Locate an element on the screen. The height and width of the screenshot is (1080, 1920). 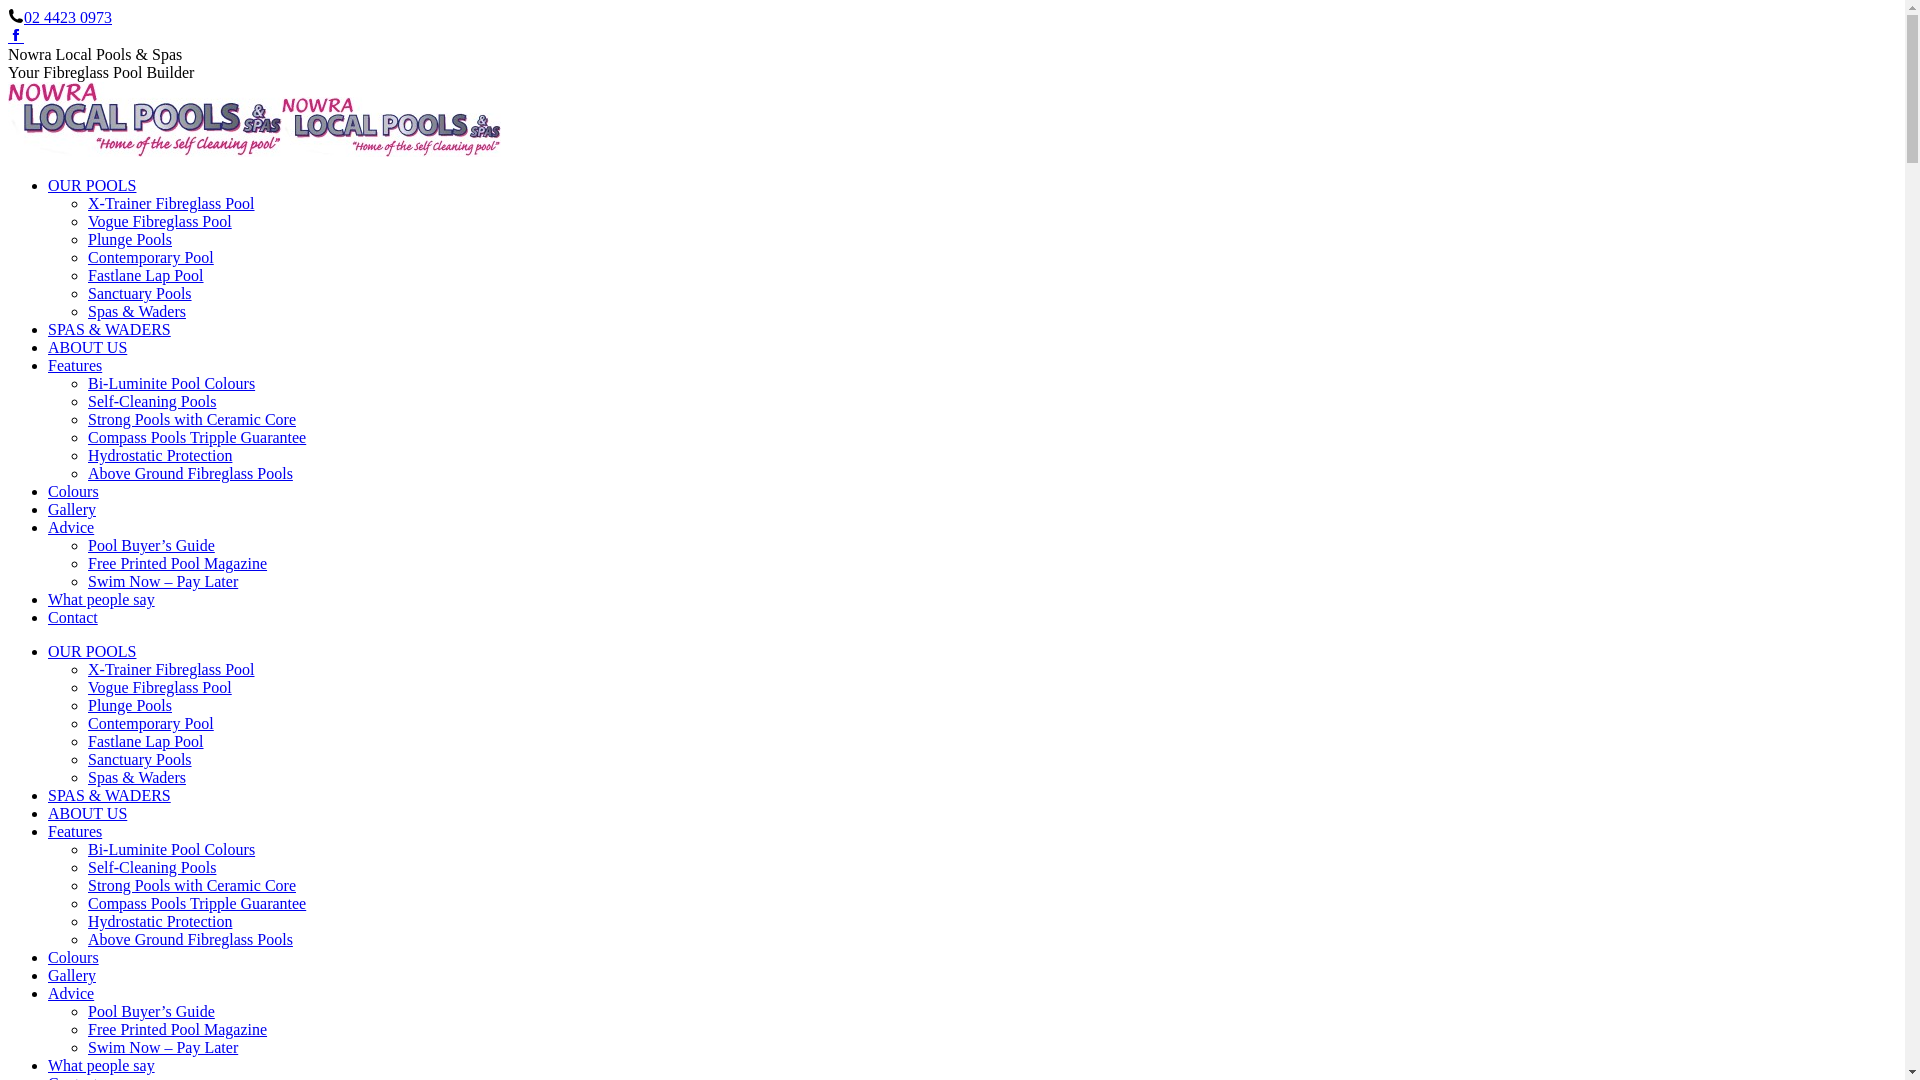
'Hydrostatic Protection' is located at coordinates (86, 921).